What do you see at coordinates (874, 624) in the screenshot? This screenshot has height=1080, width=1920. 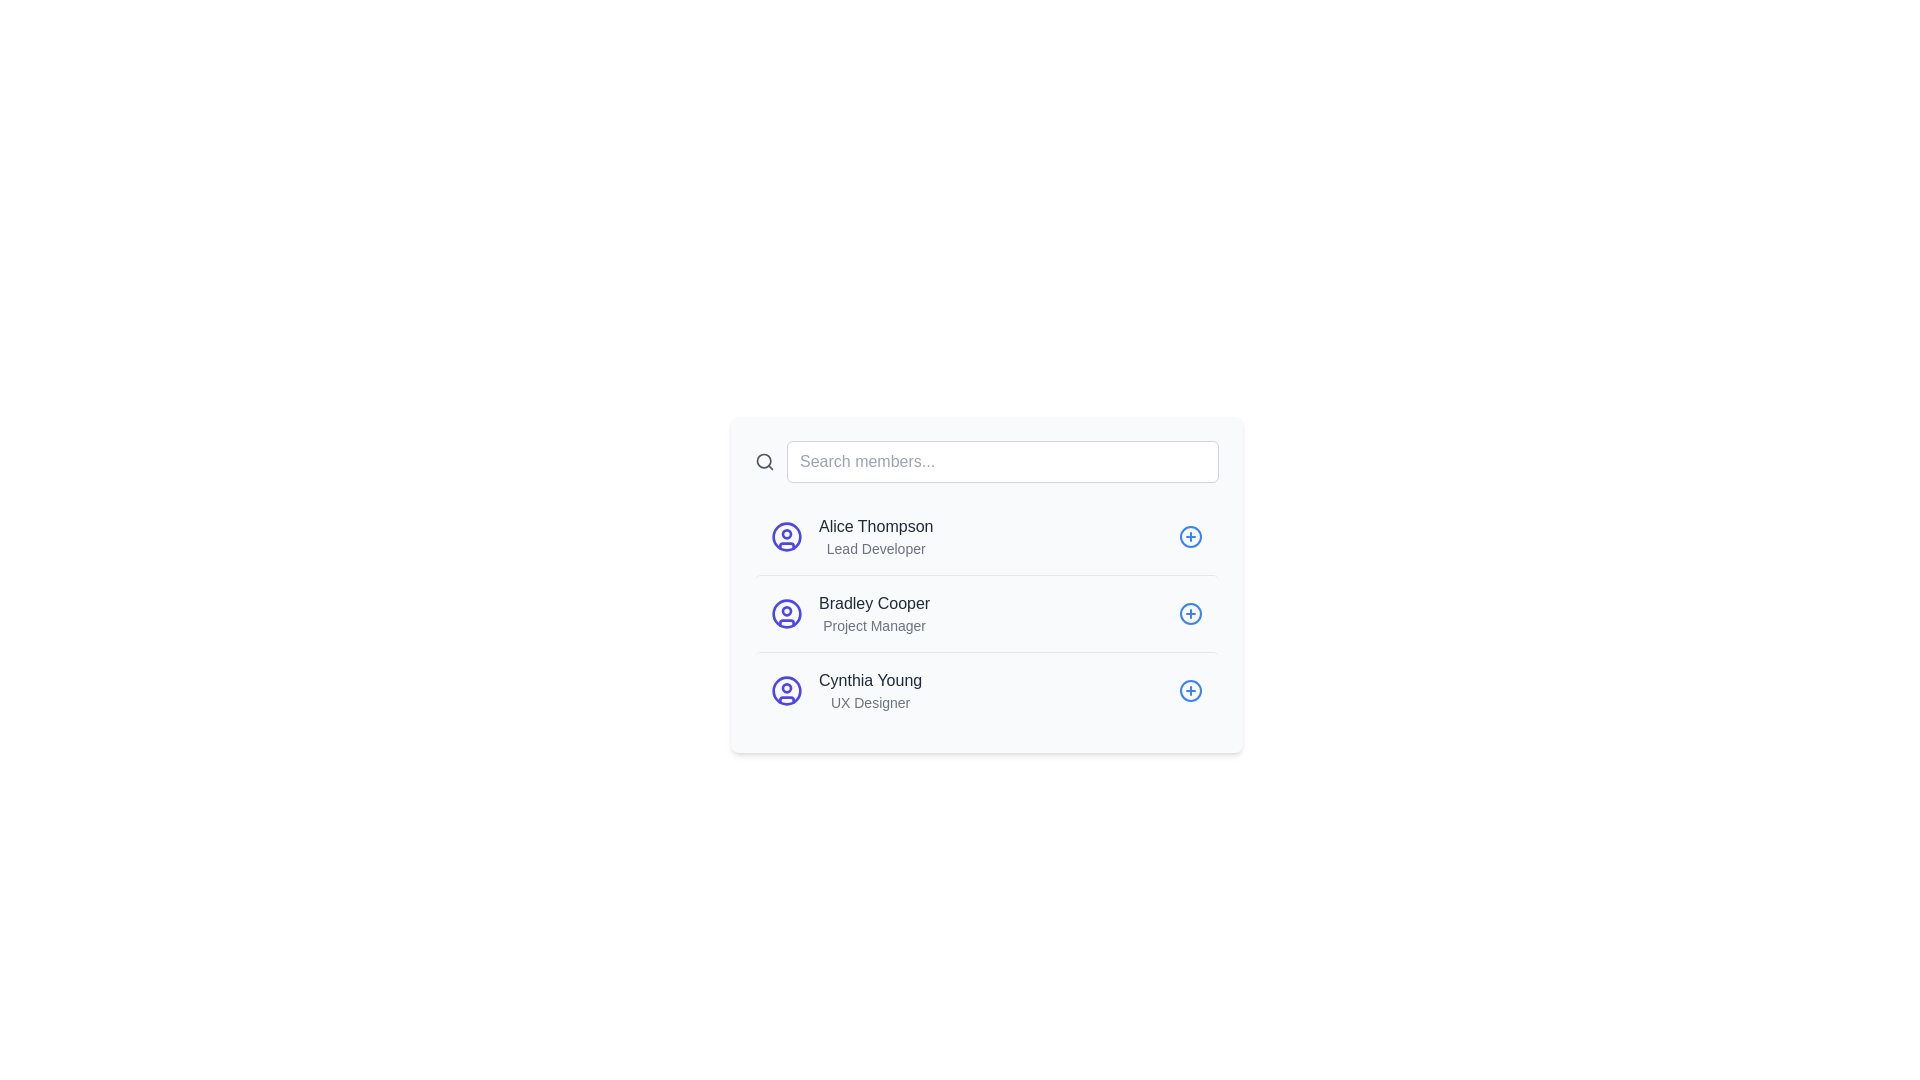 I see `the informational text label that indicates the professional title or role associated with 'Bradley Cooper', which is located immediately below the larger text` at bounding box center [874, 624].